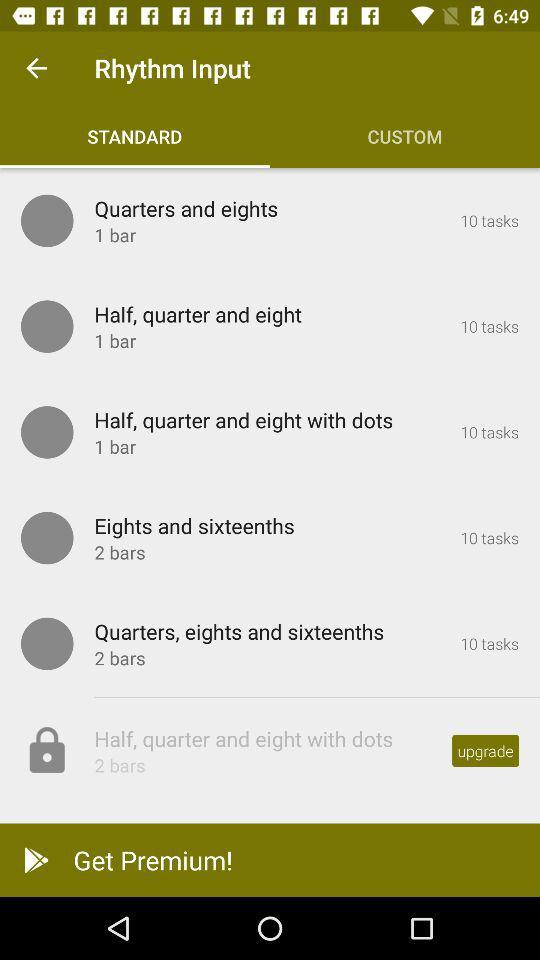 The height and width of the screenshot is (960, 540). Describe the element at coordinates (270, 859) in the screenshot. I see `the get premium! item` at that location.